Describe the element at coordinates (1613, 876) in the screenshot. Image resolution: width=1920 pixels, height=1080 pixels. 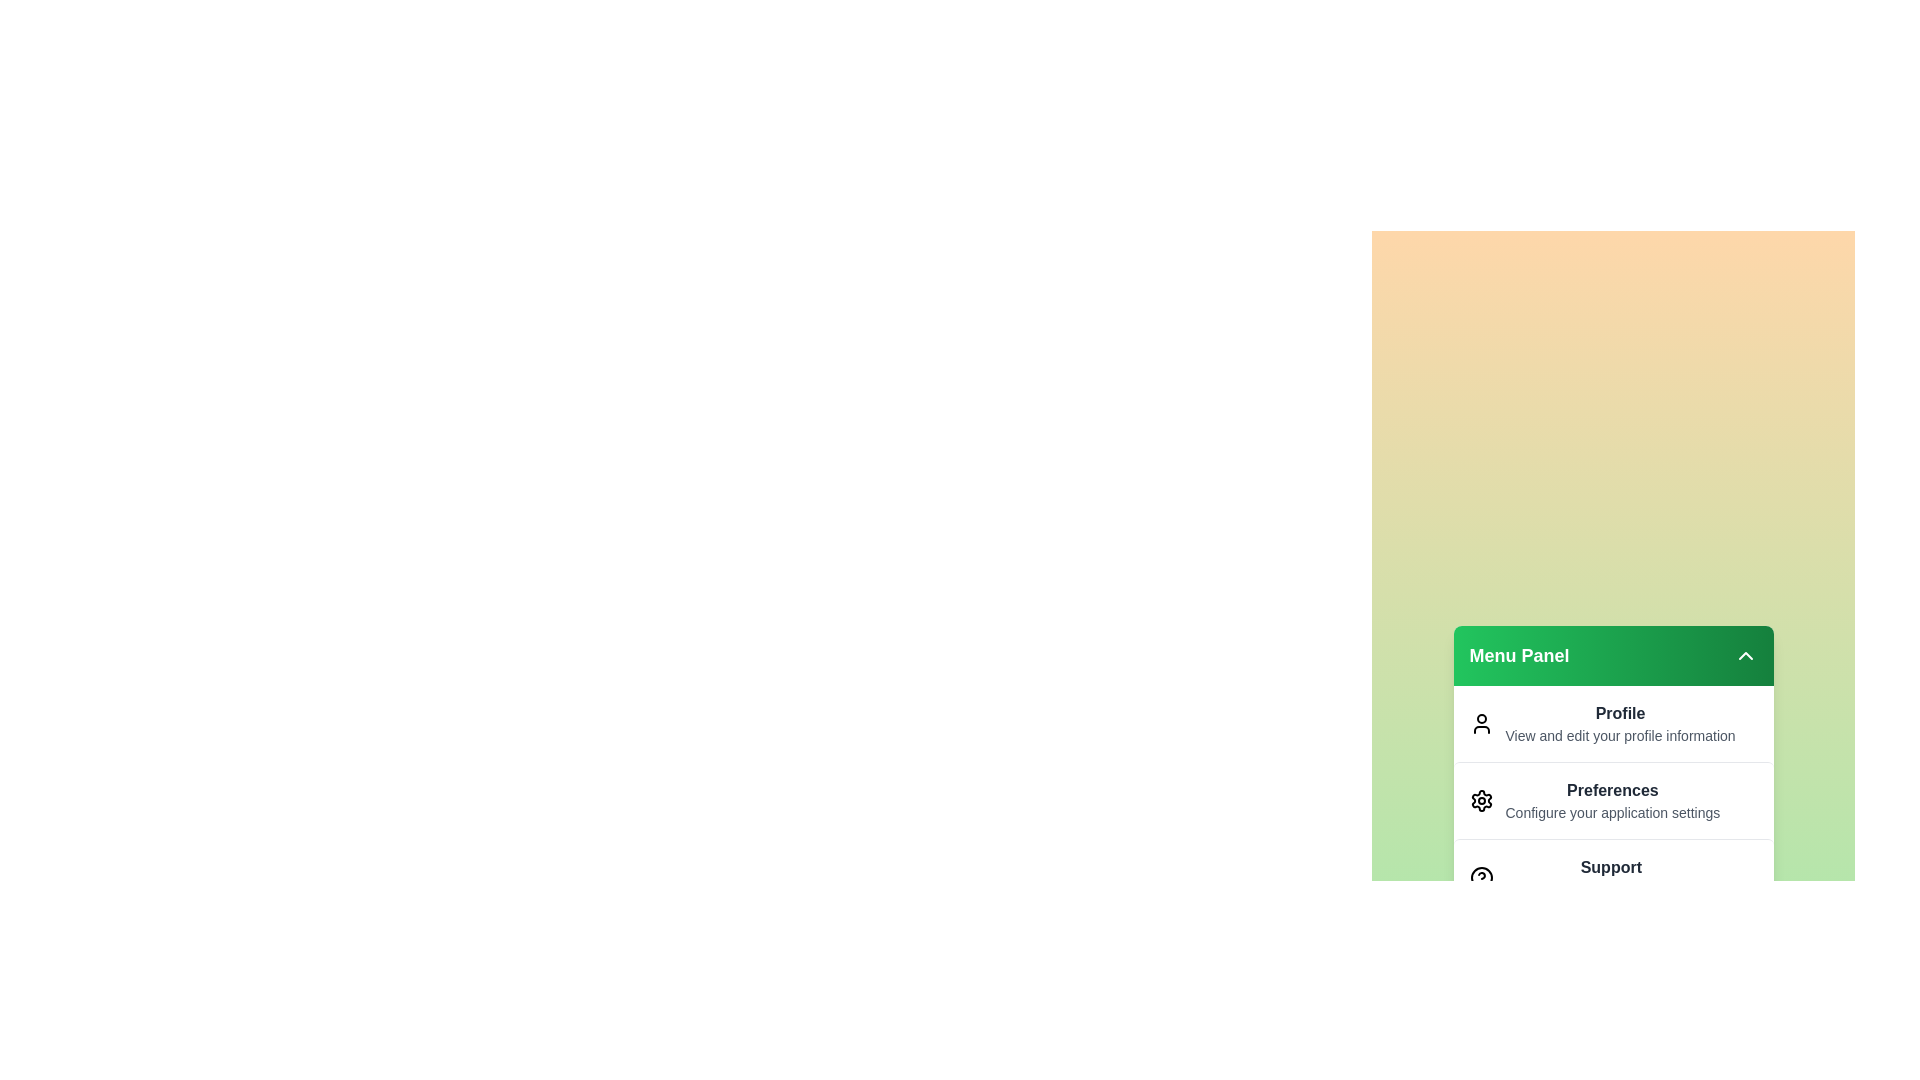
I see `the menu item Support from the menu panel` at that location.